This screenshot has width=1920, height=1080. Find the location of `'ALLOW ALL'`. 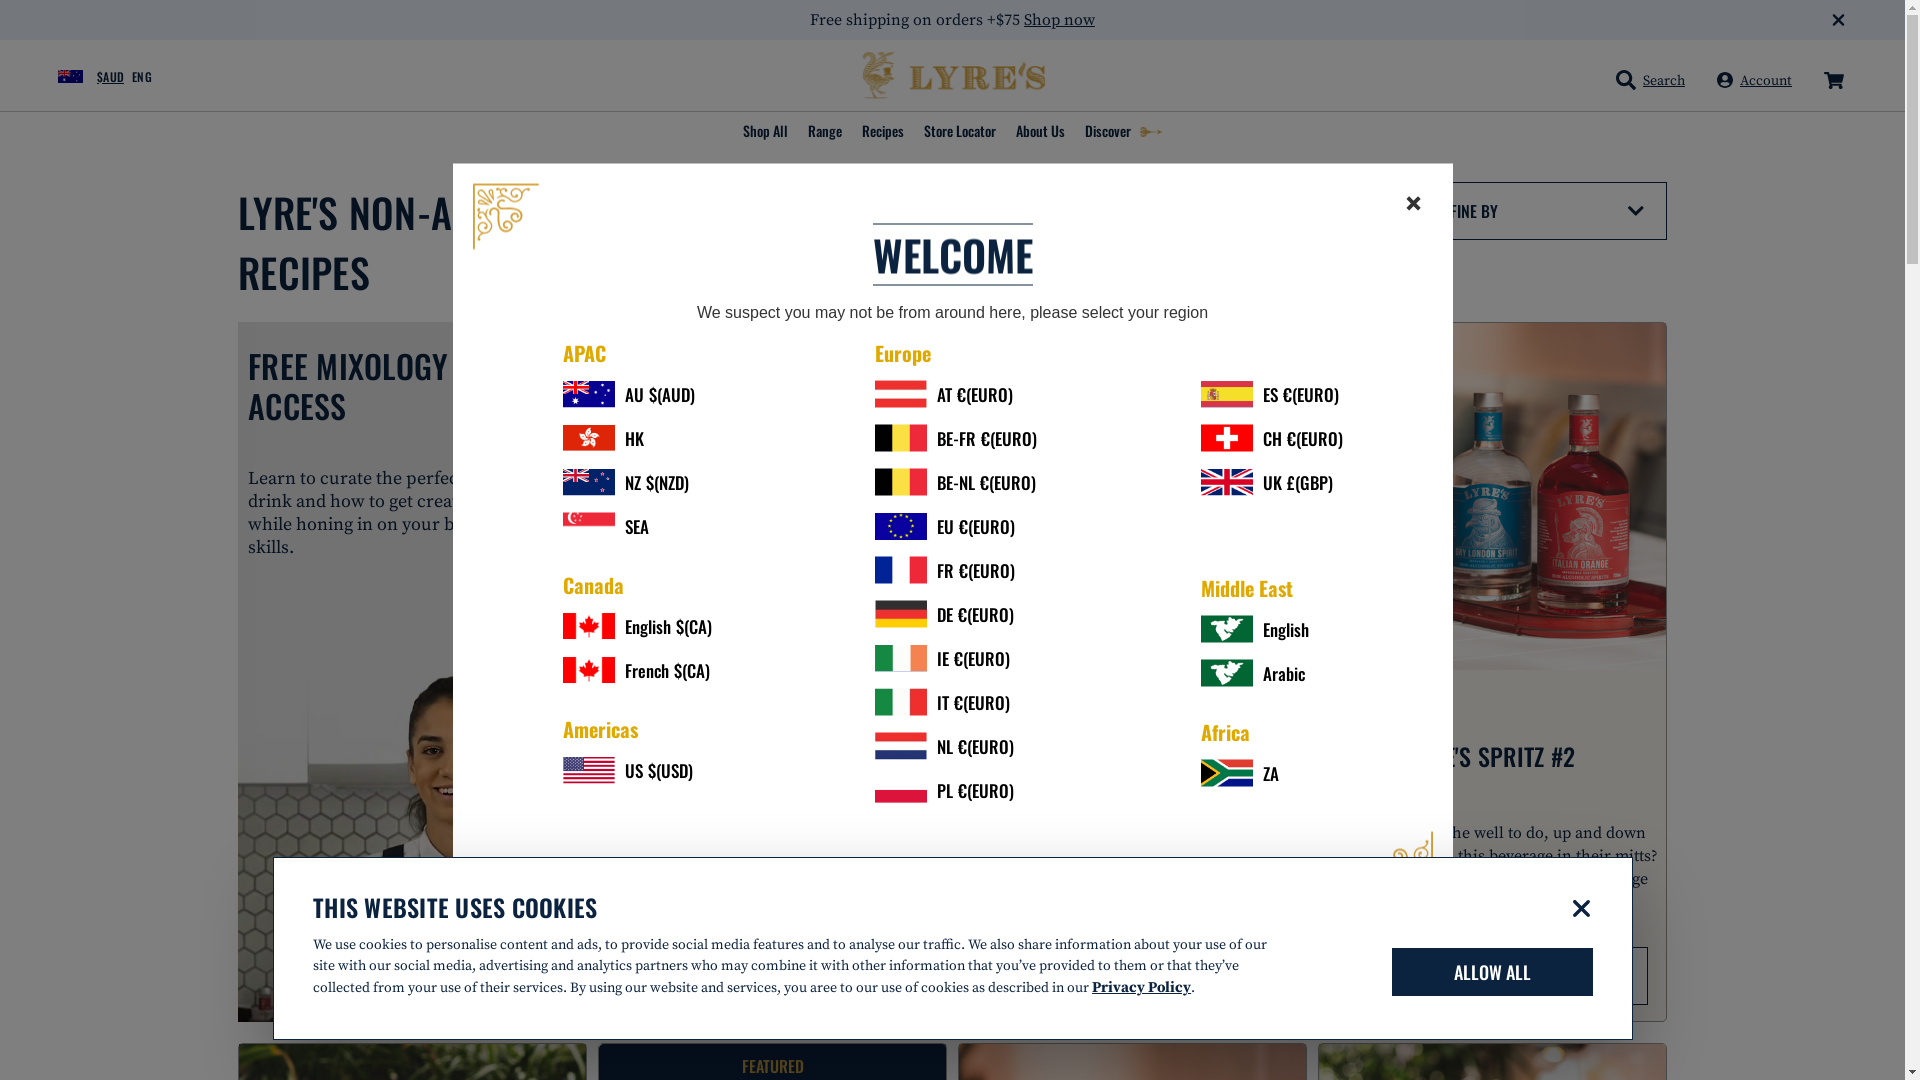

'ALLOW ALL' is located at coordinates (1389, 971).